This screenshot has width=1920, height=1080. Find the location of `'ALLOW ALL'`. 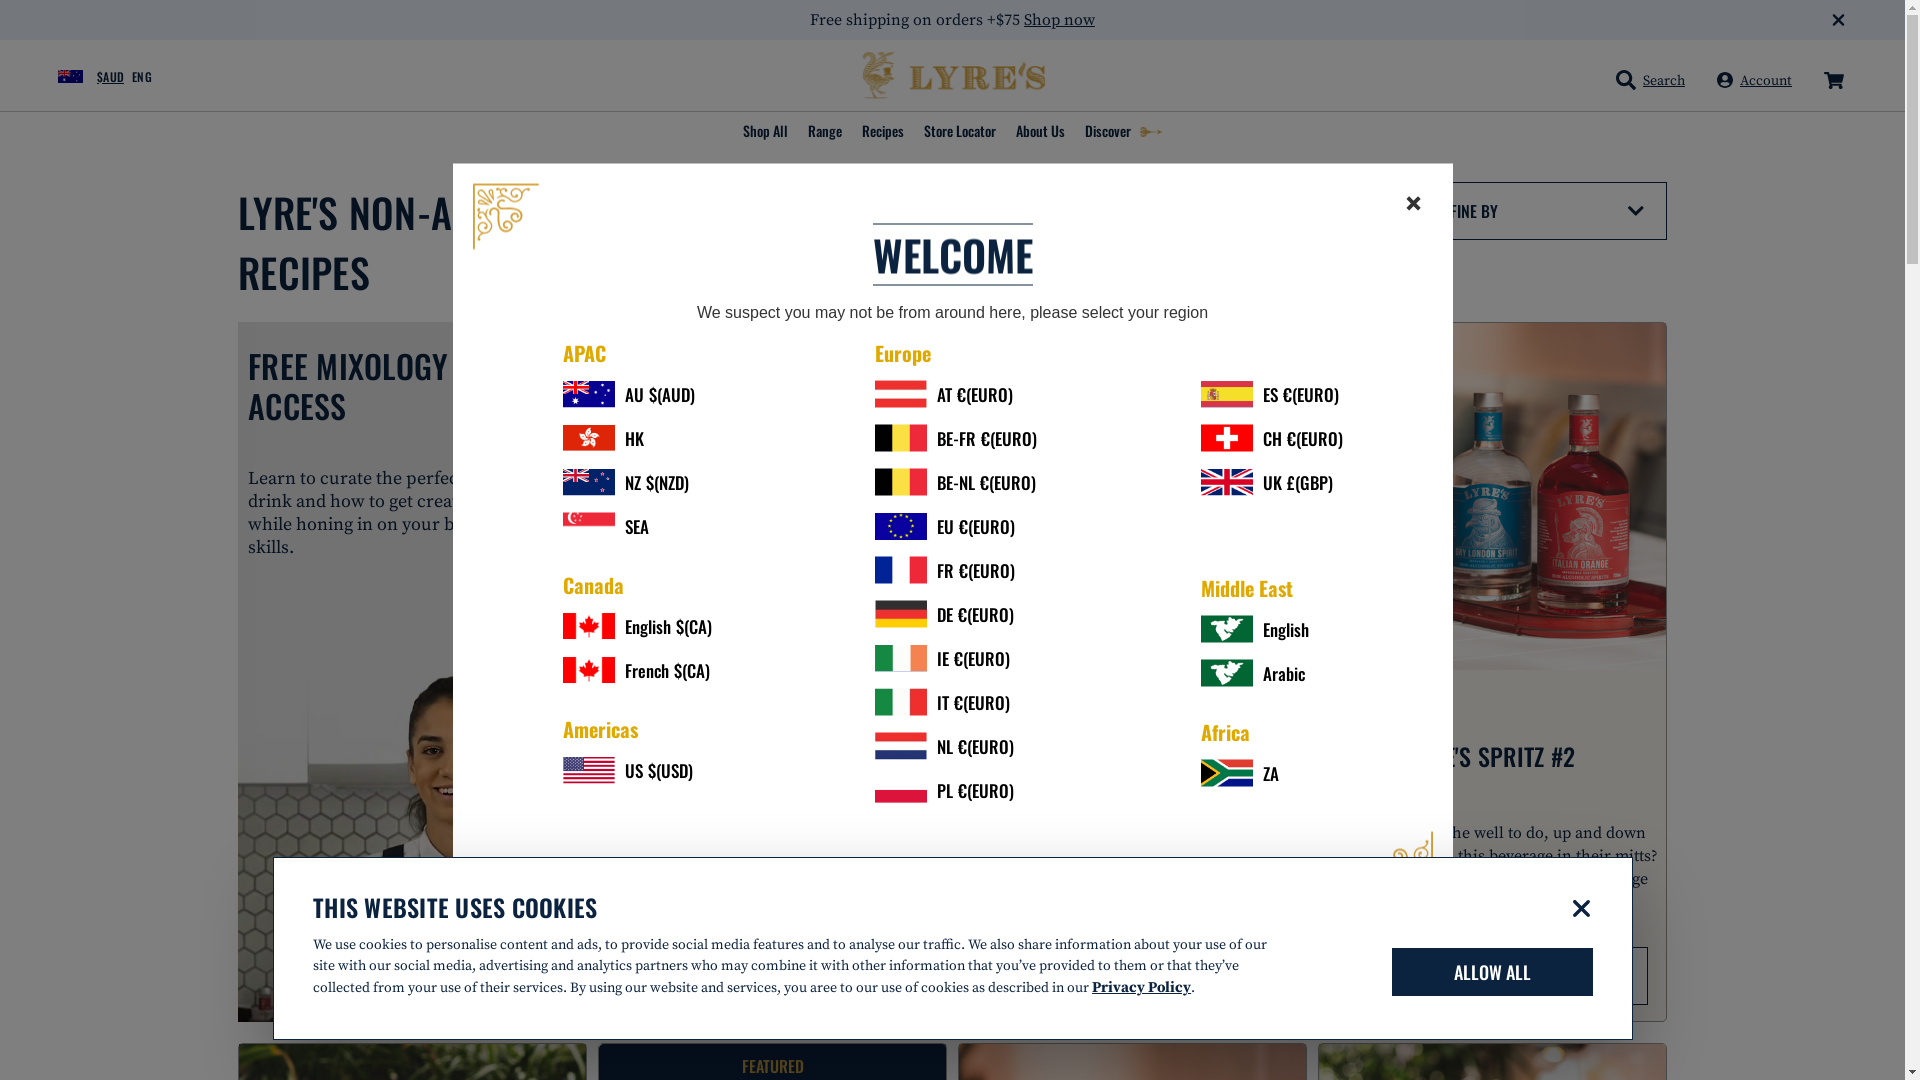

'ALLOW ALL' is located at coordinates (1389, 971).